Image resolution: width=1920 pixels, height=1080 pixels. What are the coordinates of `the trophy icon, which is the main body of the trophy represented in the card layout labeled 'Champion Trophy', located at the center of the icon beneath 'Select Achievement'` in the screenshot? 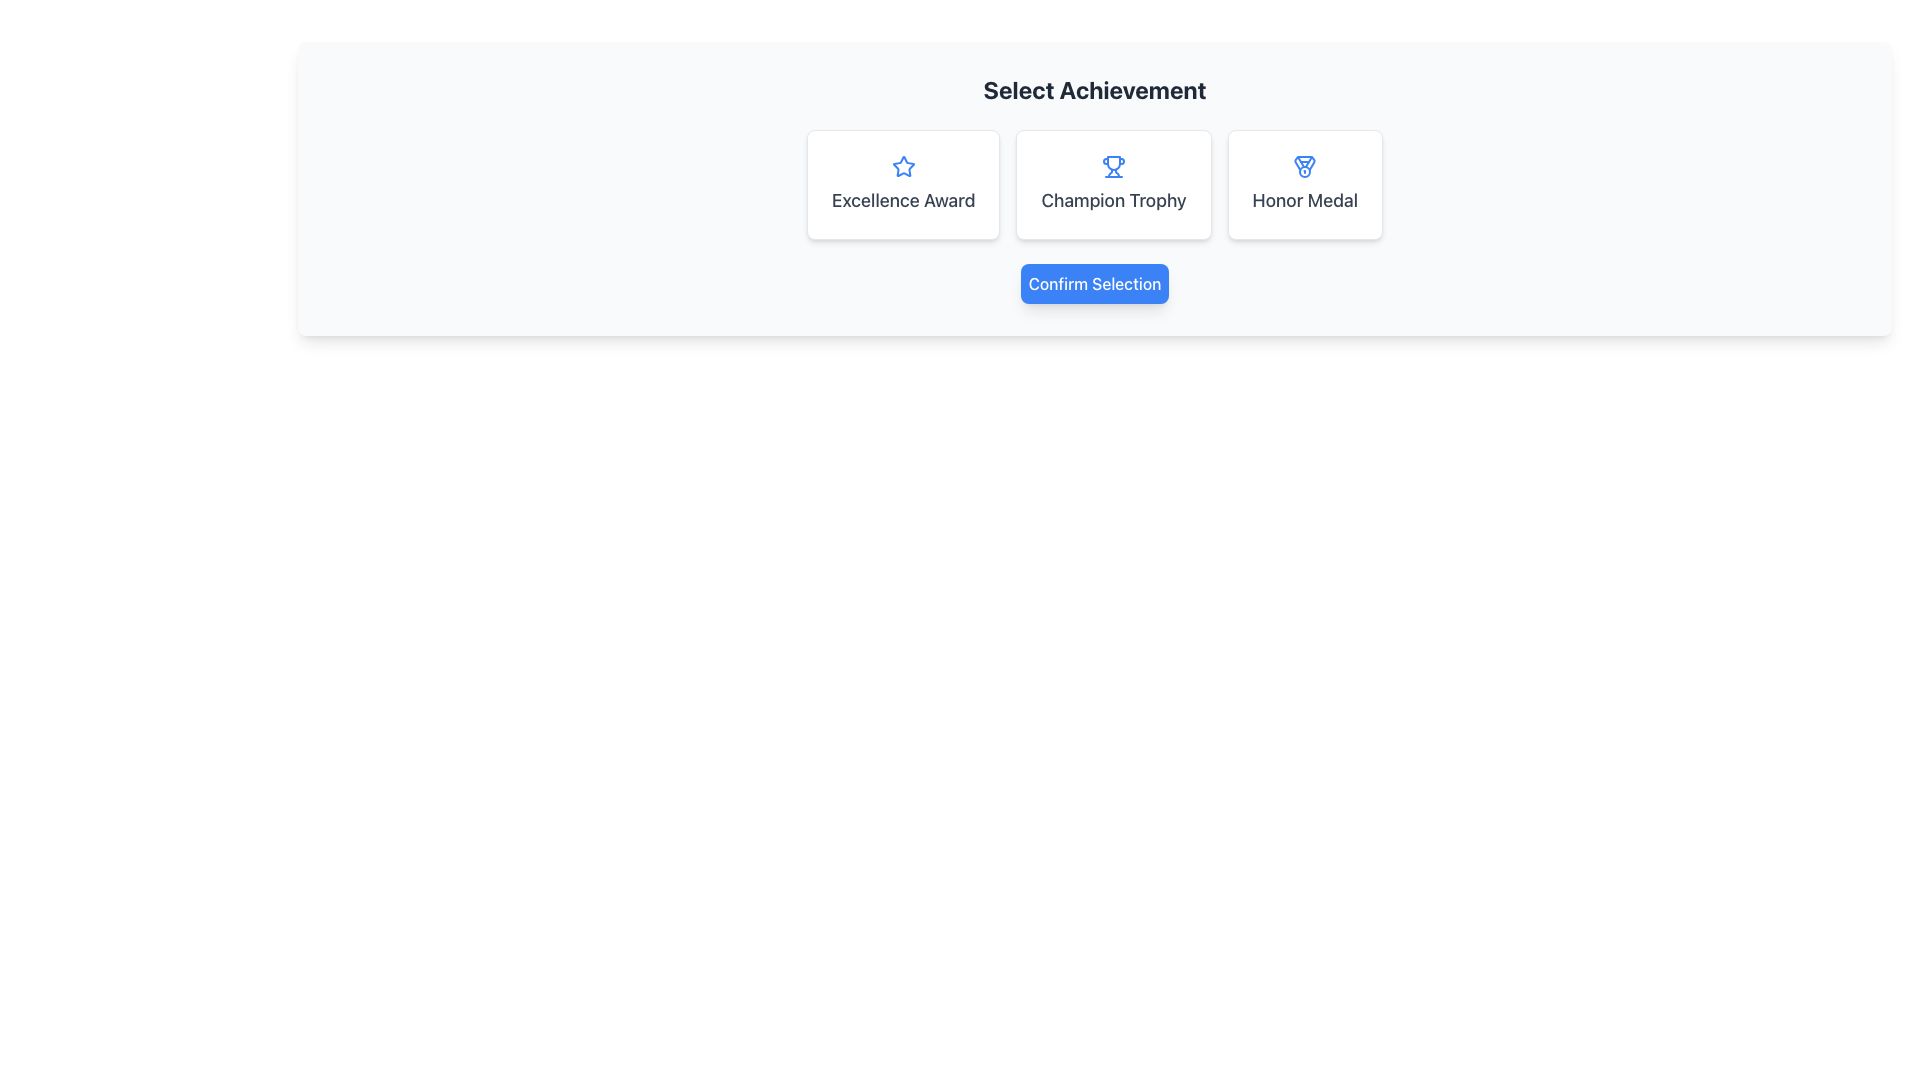 It's located at (1112, 162).